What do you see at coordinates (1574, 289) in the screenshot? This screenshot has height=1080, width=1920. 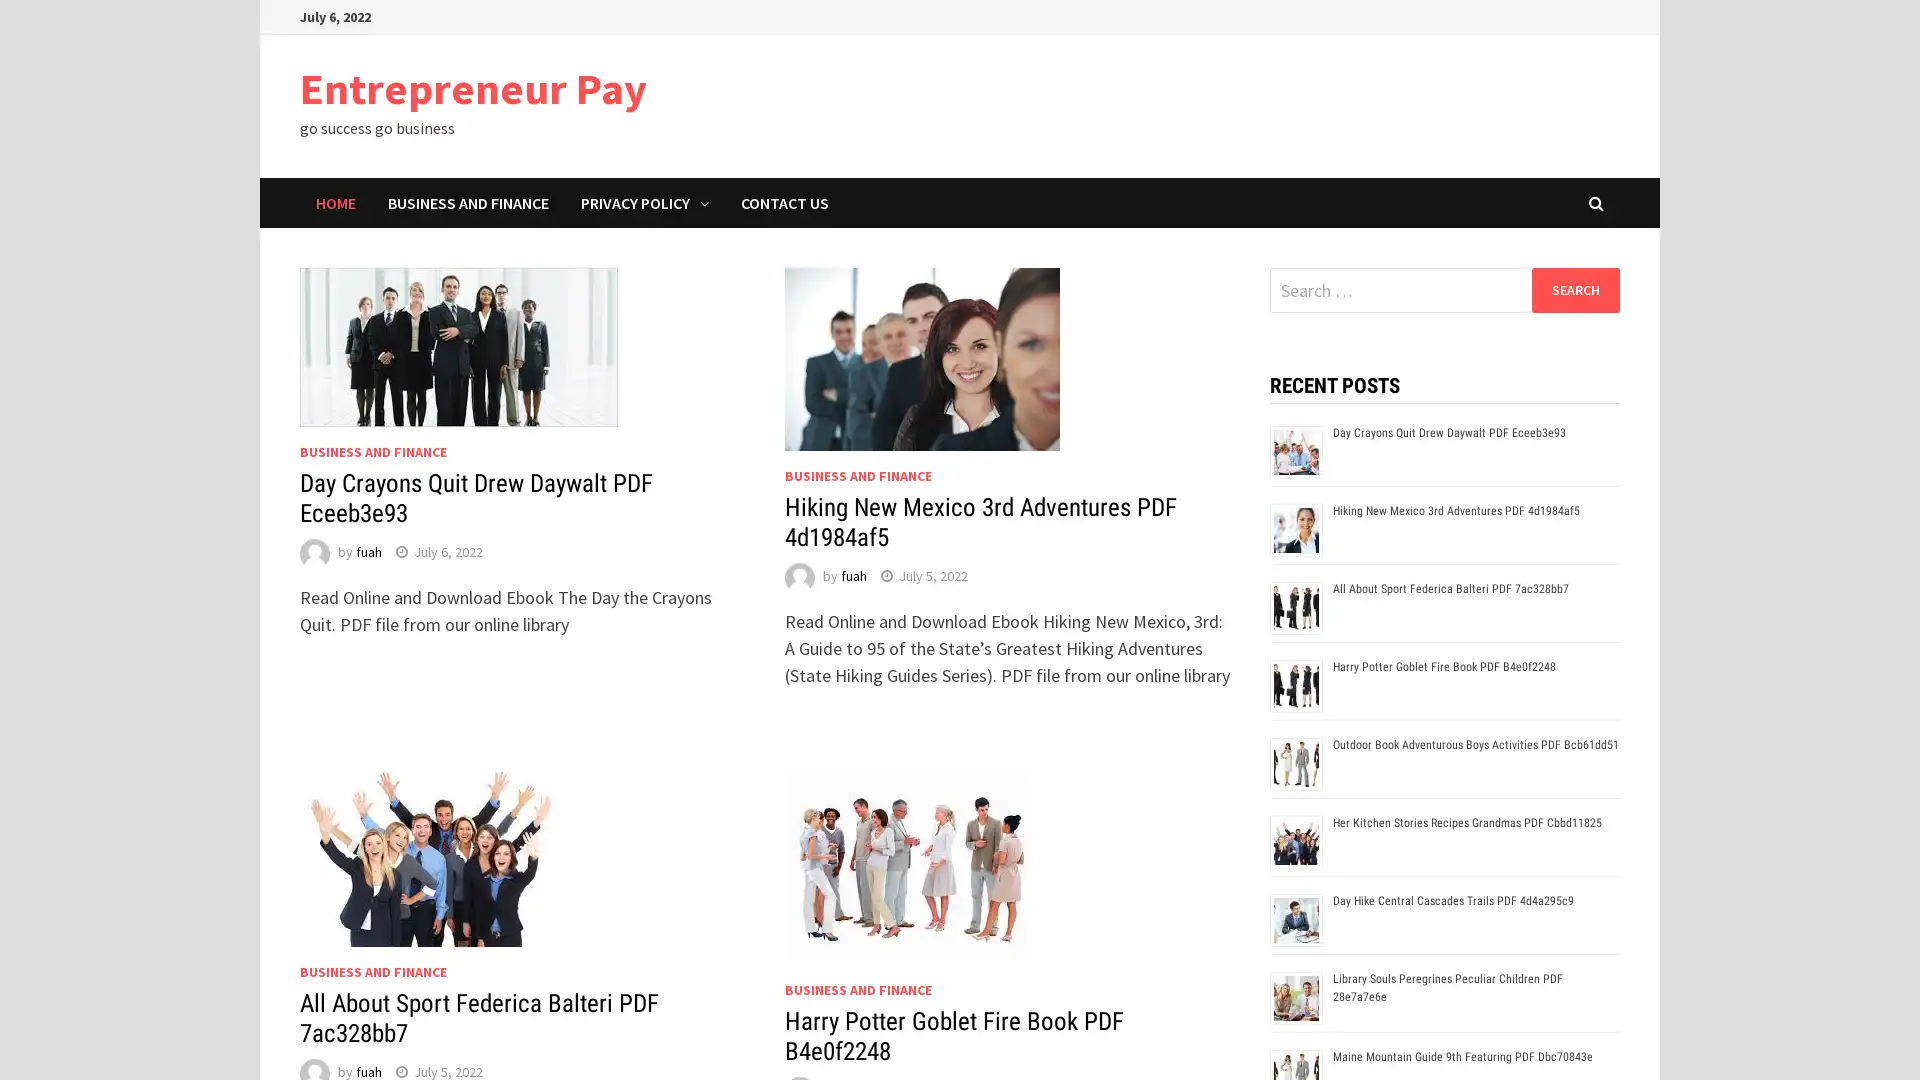 I see `Search` at bounding box center [1574, 289].